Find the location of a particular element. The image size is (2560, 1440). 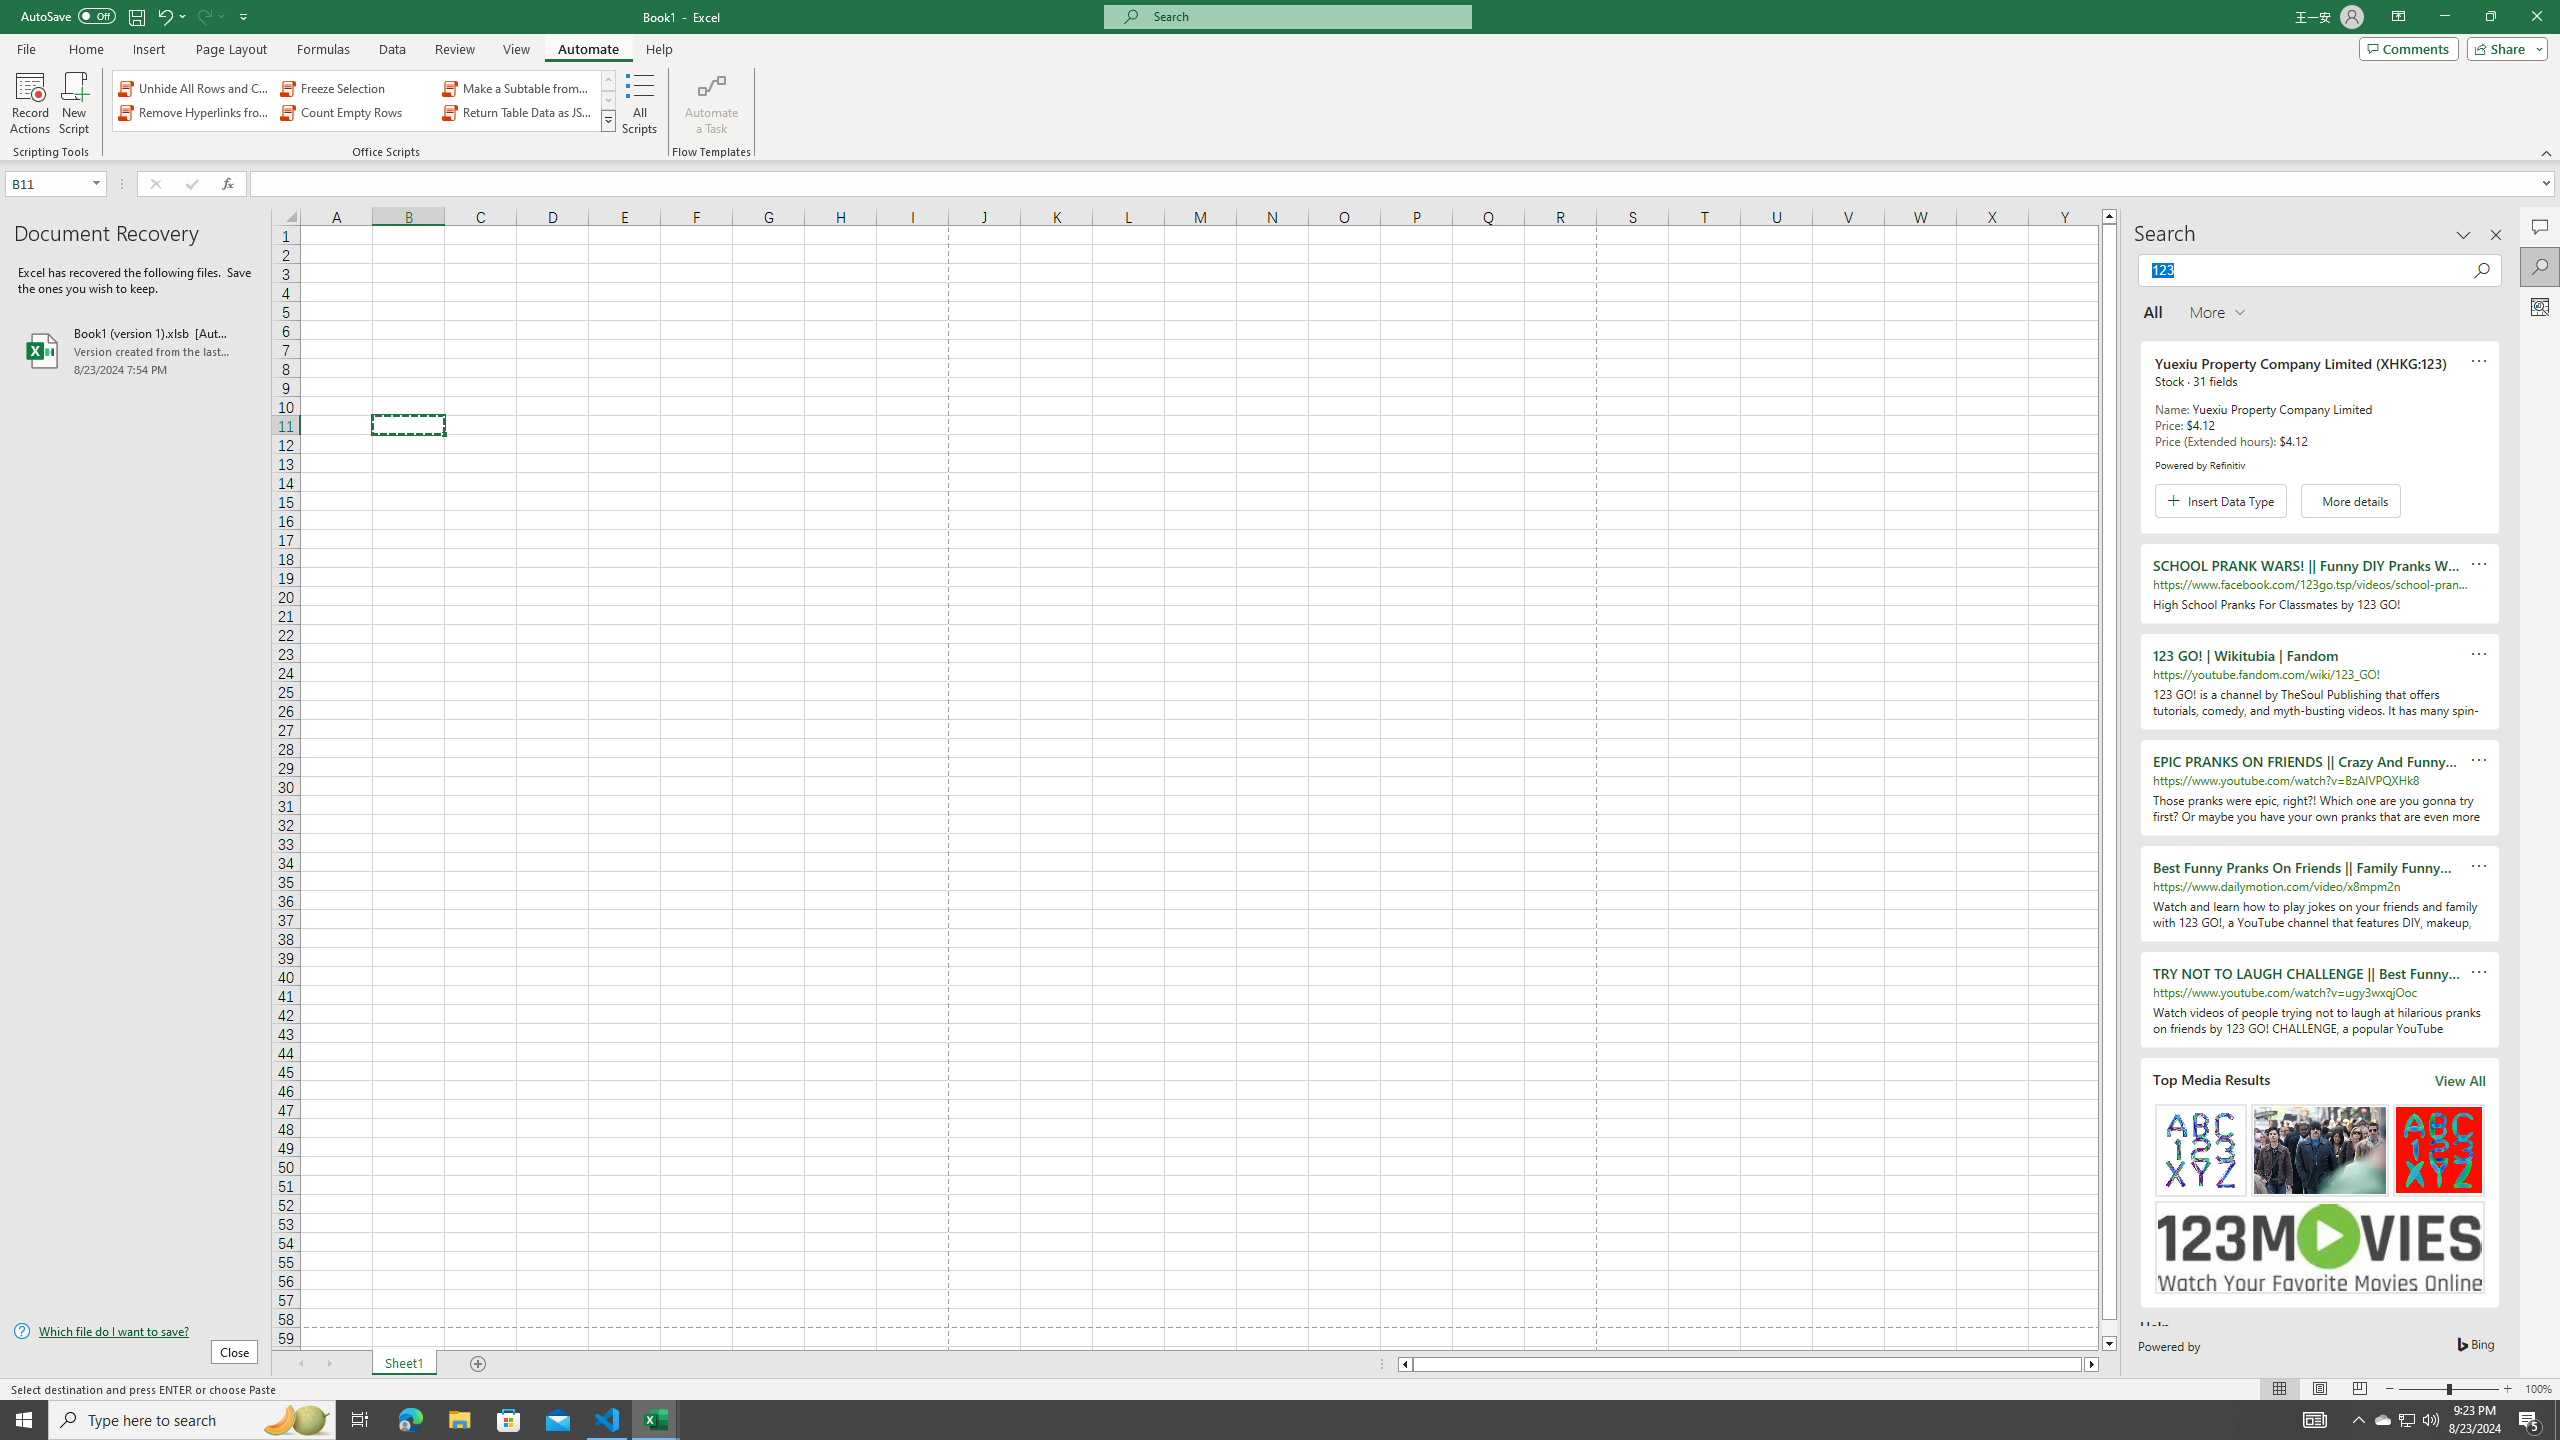

'Office Scripts' is located at coordinates (608, 119).